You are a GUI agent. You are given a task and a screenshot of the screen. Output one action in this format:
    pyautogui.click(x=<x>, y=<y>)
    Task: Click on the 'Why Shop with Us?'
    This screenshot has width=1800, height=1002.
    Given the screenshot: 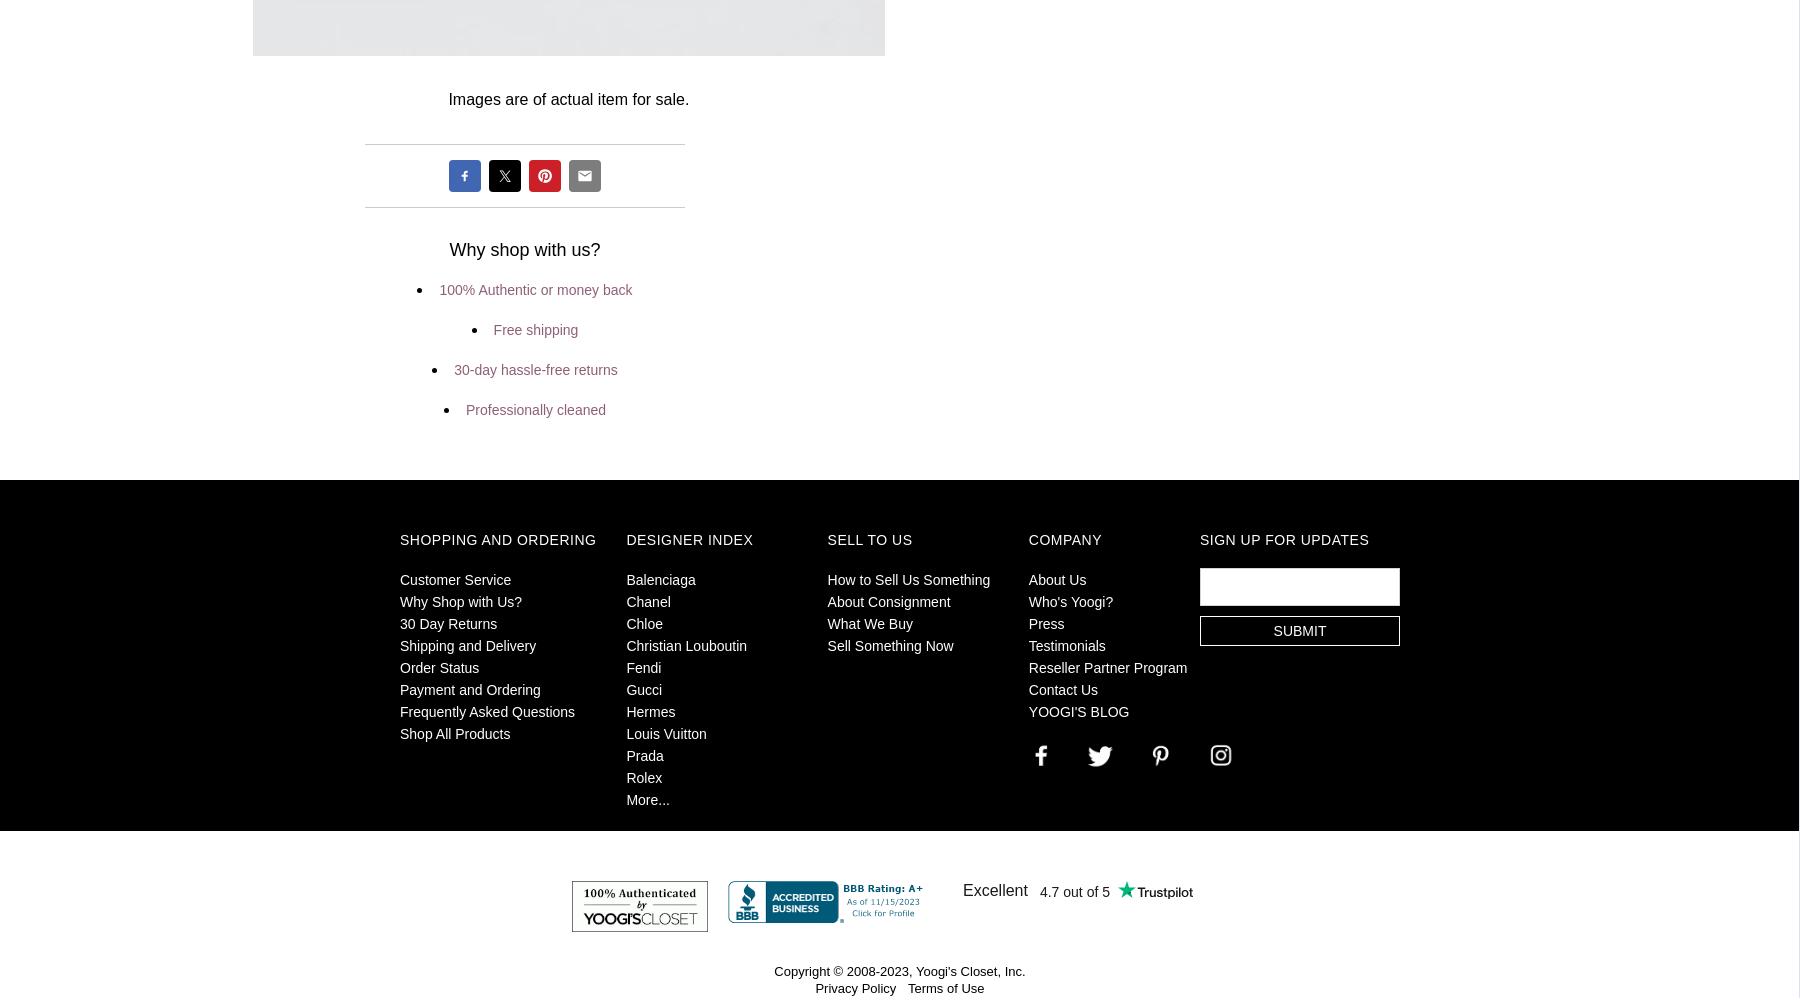 What is the action you would take?
    pyautogui.click(x=459, y=599)
    